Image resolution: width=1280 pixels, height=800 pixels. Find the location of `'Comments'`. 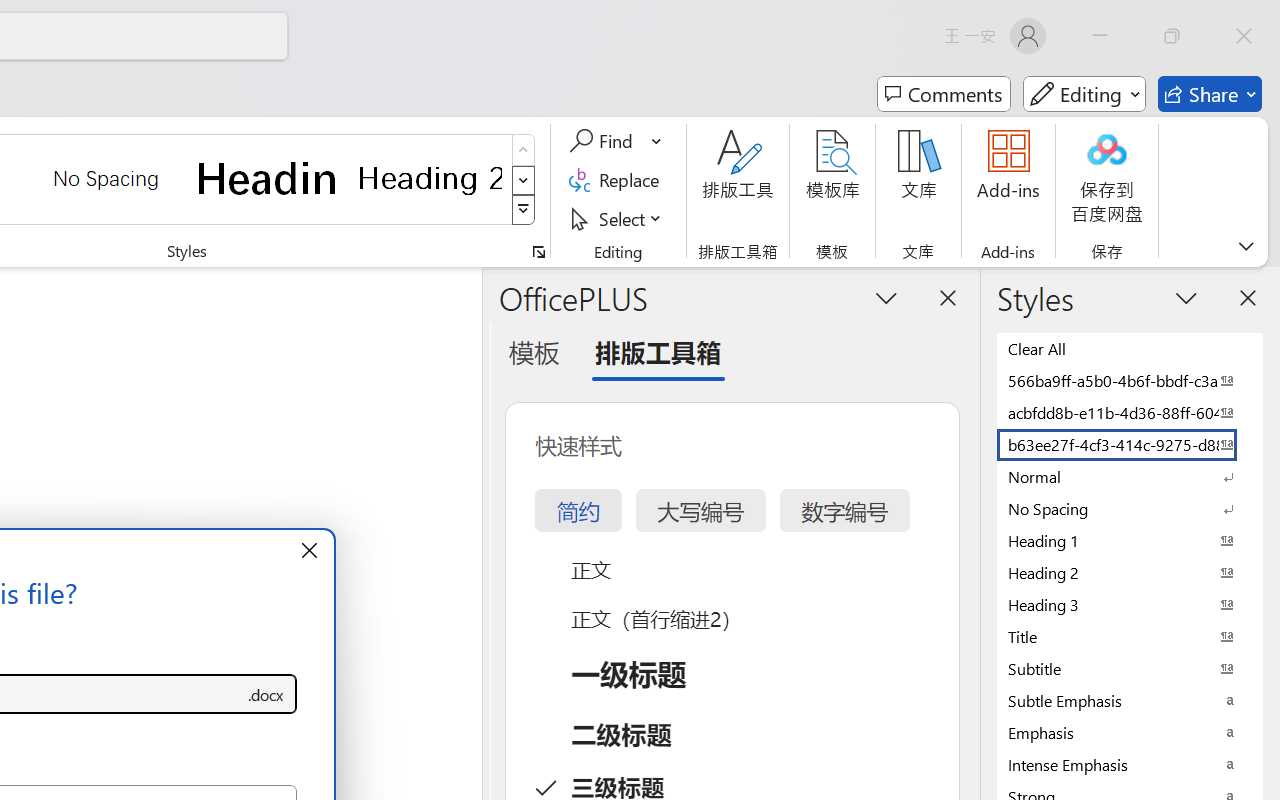

'Comments' is located at coordinates (943, 94).